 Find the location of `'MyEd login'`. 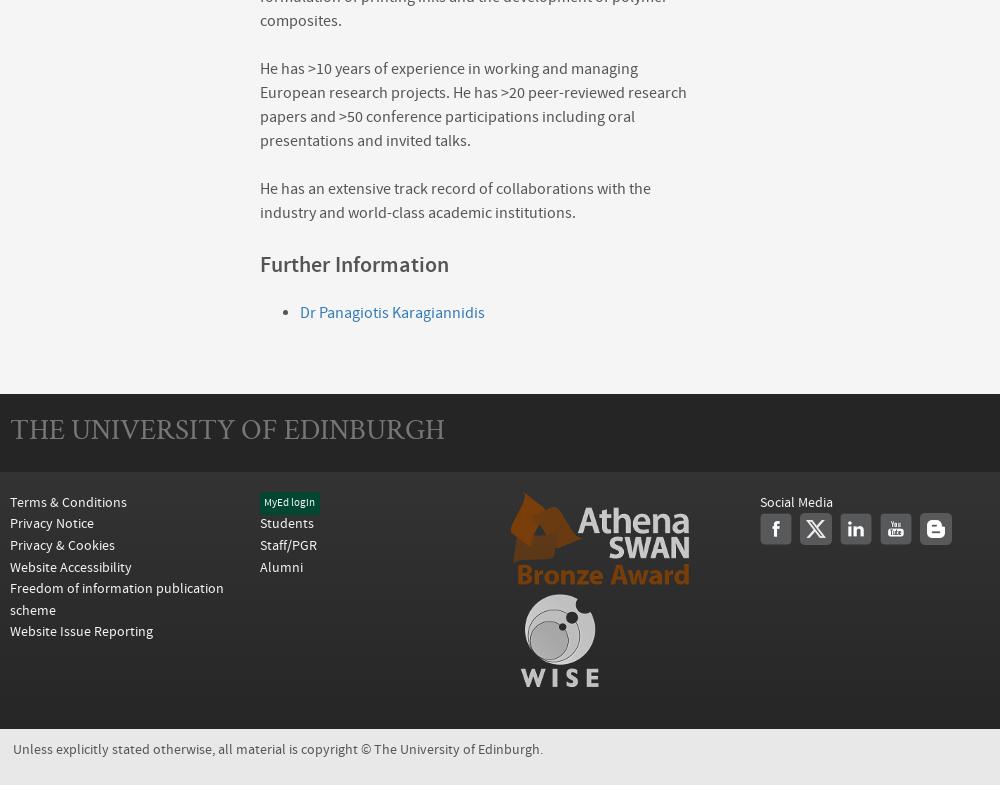

'MyEd login' is located at coordinates (289, 503).